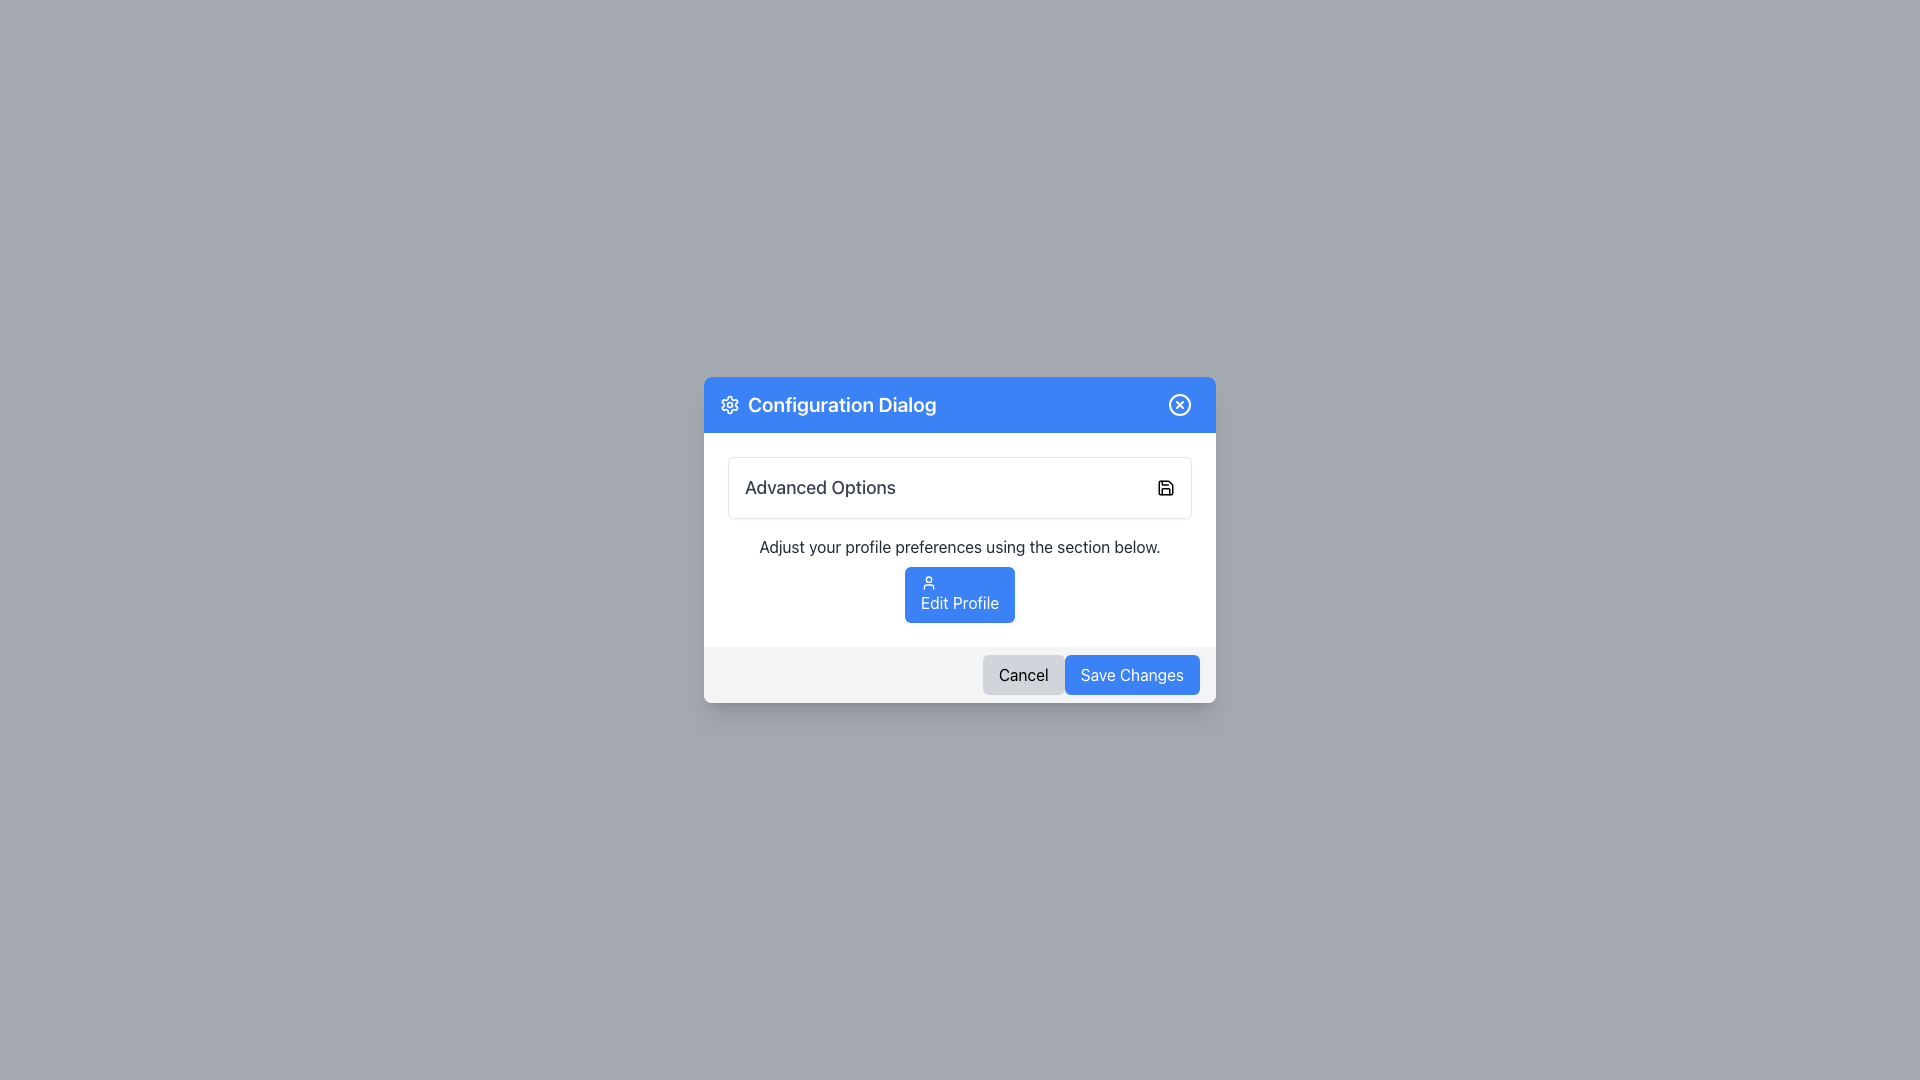  Describe the element at coordinates (828, 405) in the screenshot. I see `the text label that serves as the title of the dialog box, located in the top-left portion and adjacent to the close button` at that location.